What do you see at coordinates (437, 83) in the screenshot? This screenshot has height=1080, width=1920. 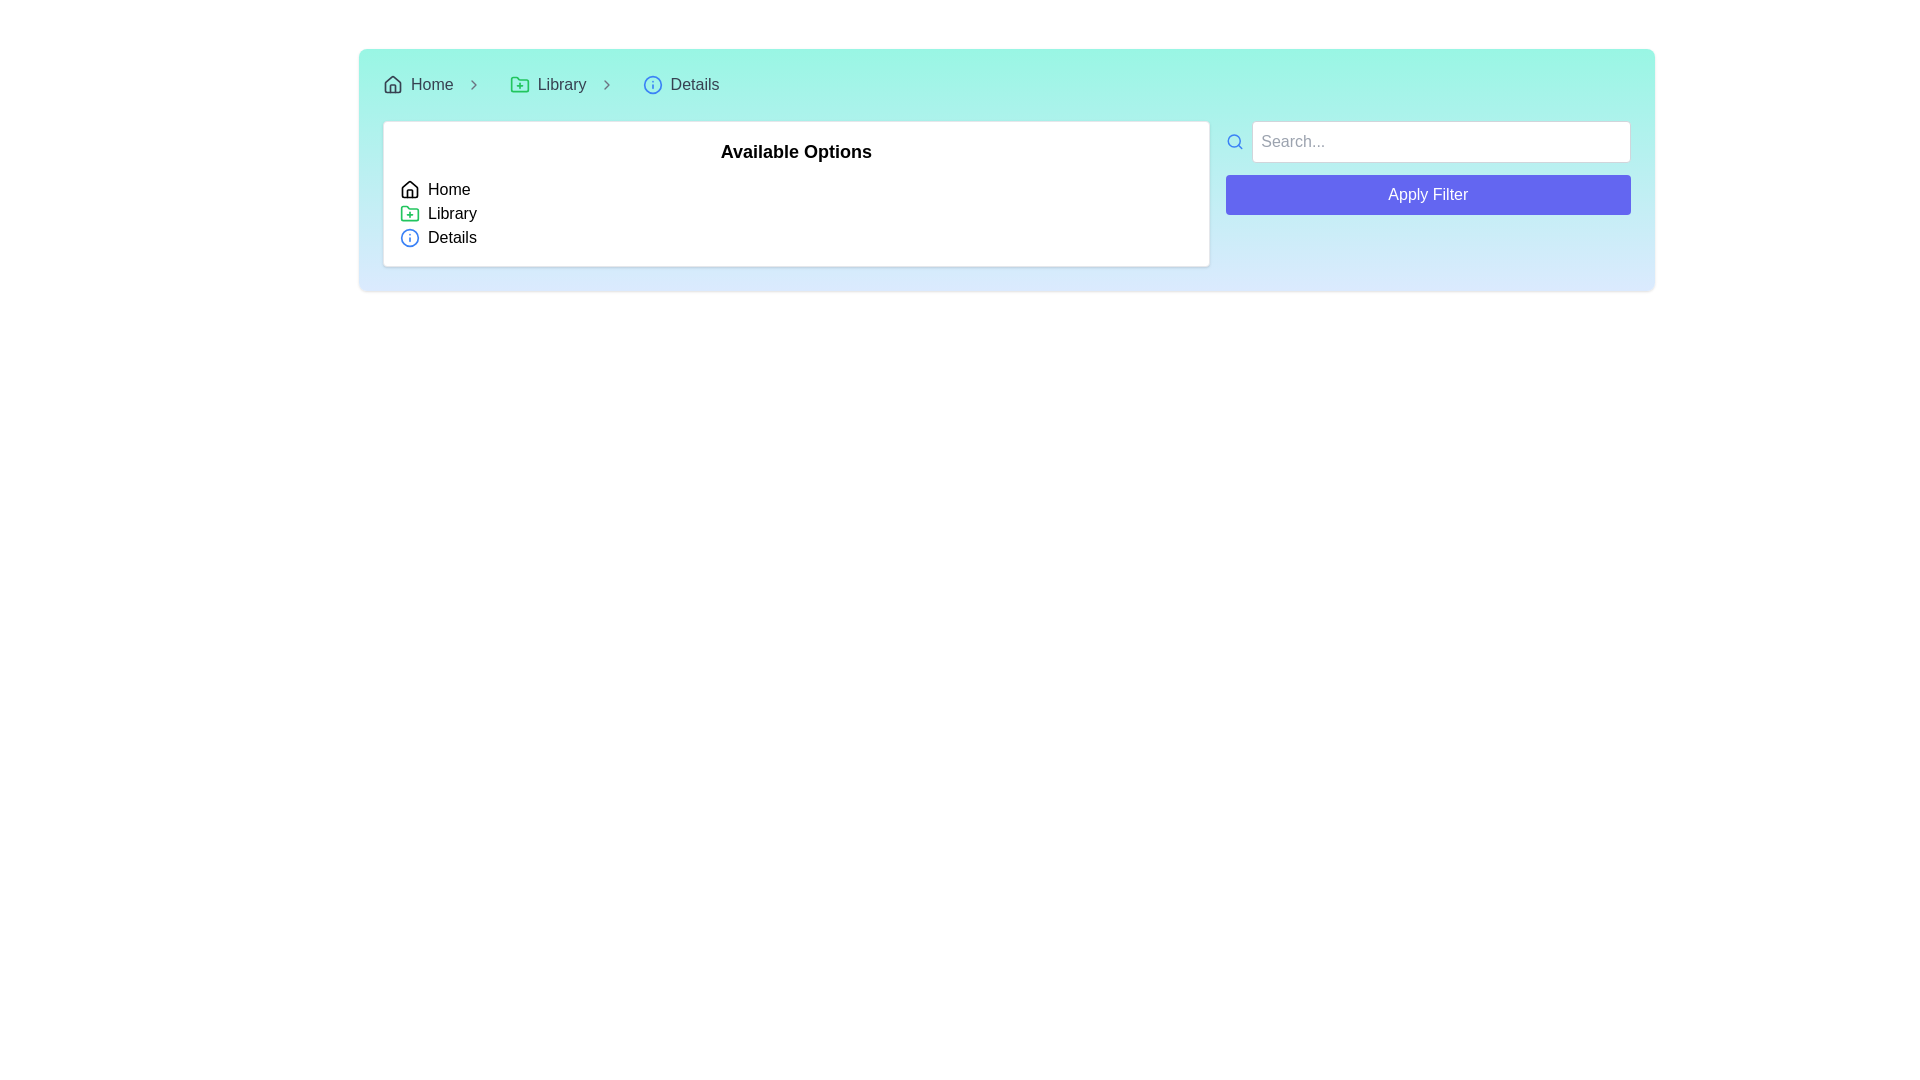 I see `the 'Home' breadcrumb navigation item` at bounding box center [437, 83].